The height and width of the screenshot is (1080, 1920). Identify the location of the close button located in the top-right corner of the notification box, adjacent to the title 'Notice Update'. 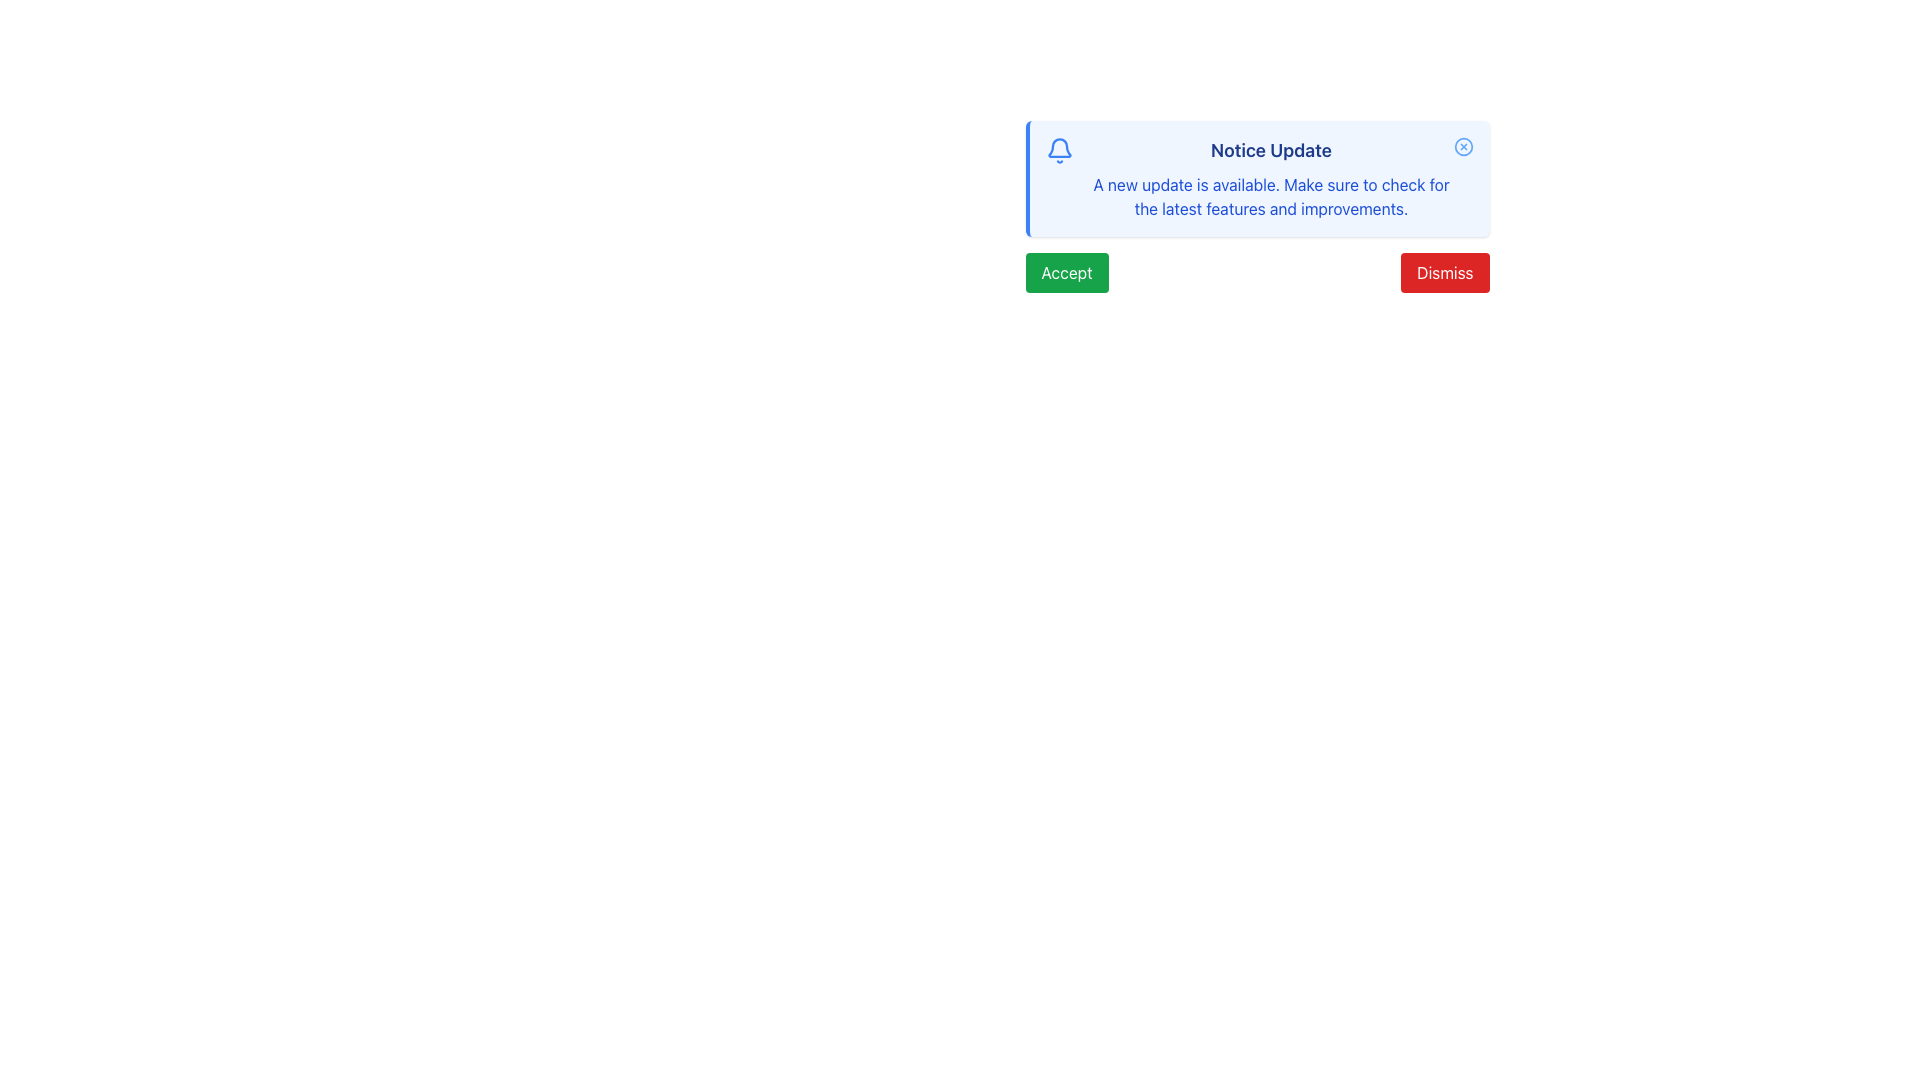
(1463, 145).